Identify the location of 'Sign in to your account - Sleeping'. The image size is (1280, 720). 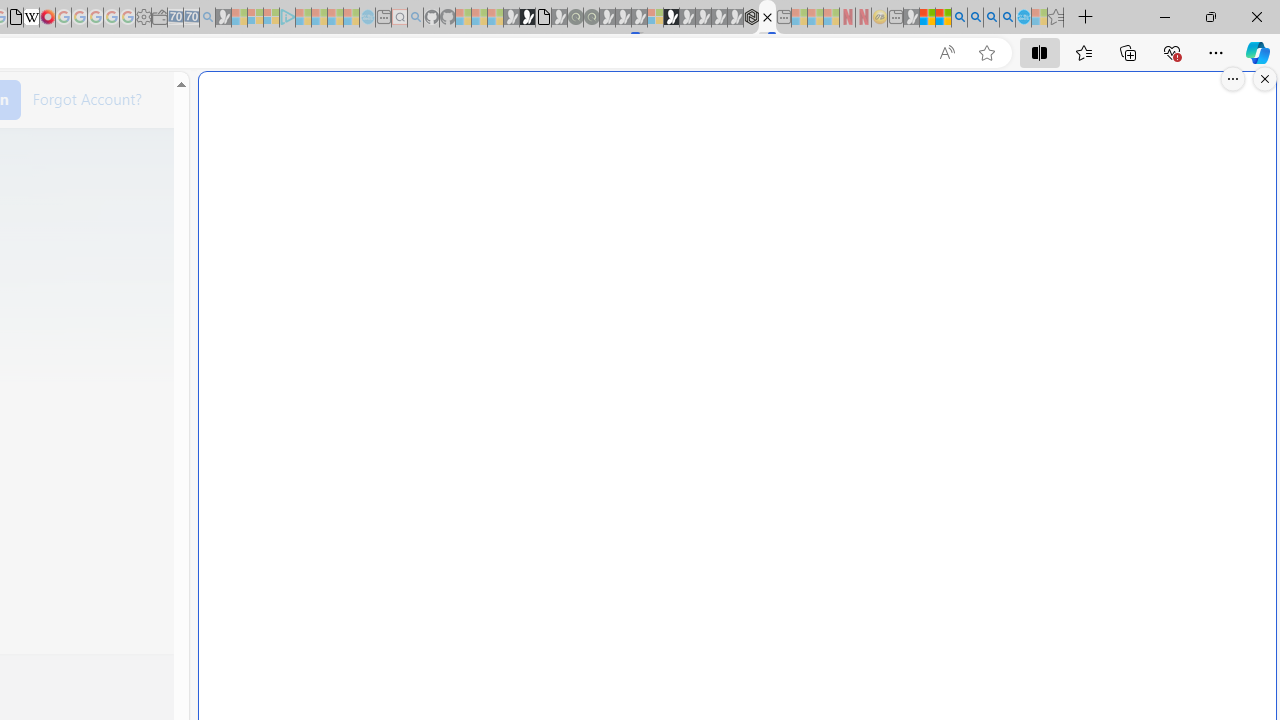
(655, 17).